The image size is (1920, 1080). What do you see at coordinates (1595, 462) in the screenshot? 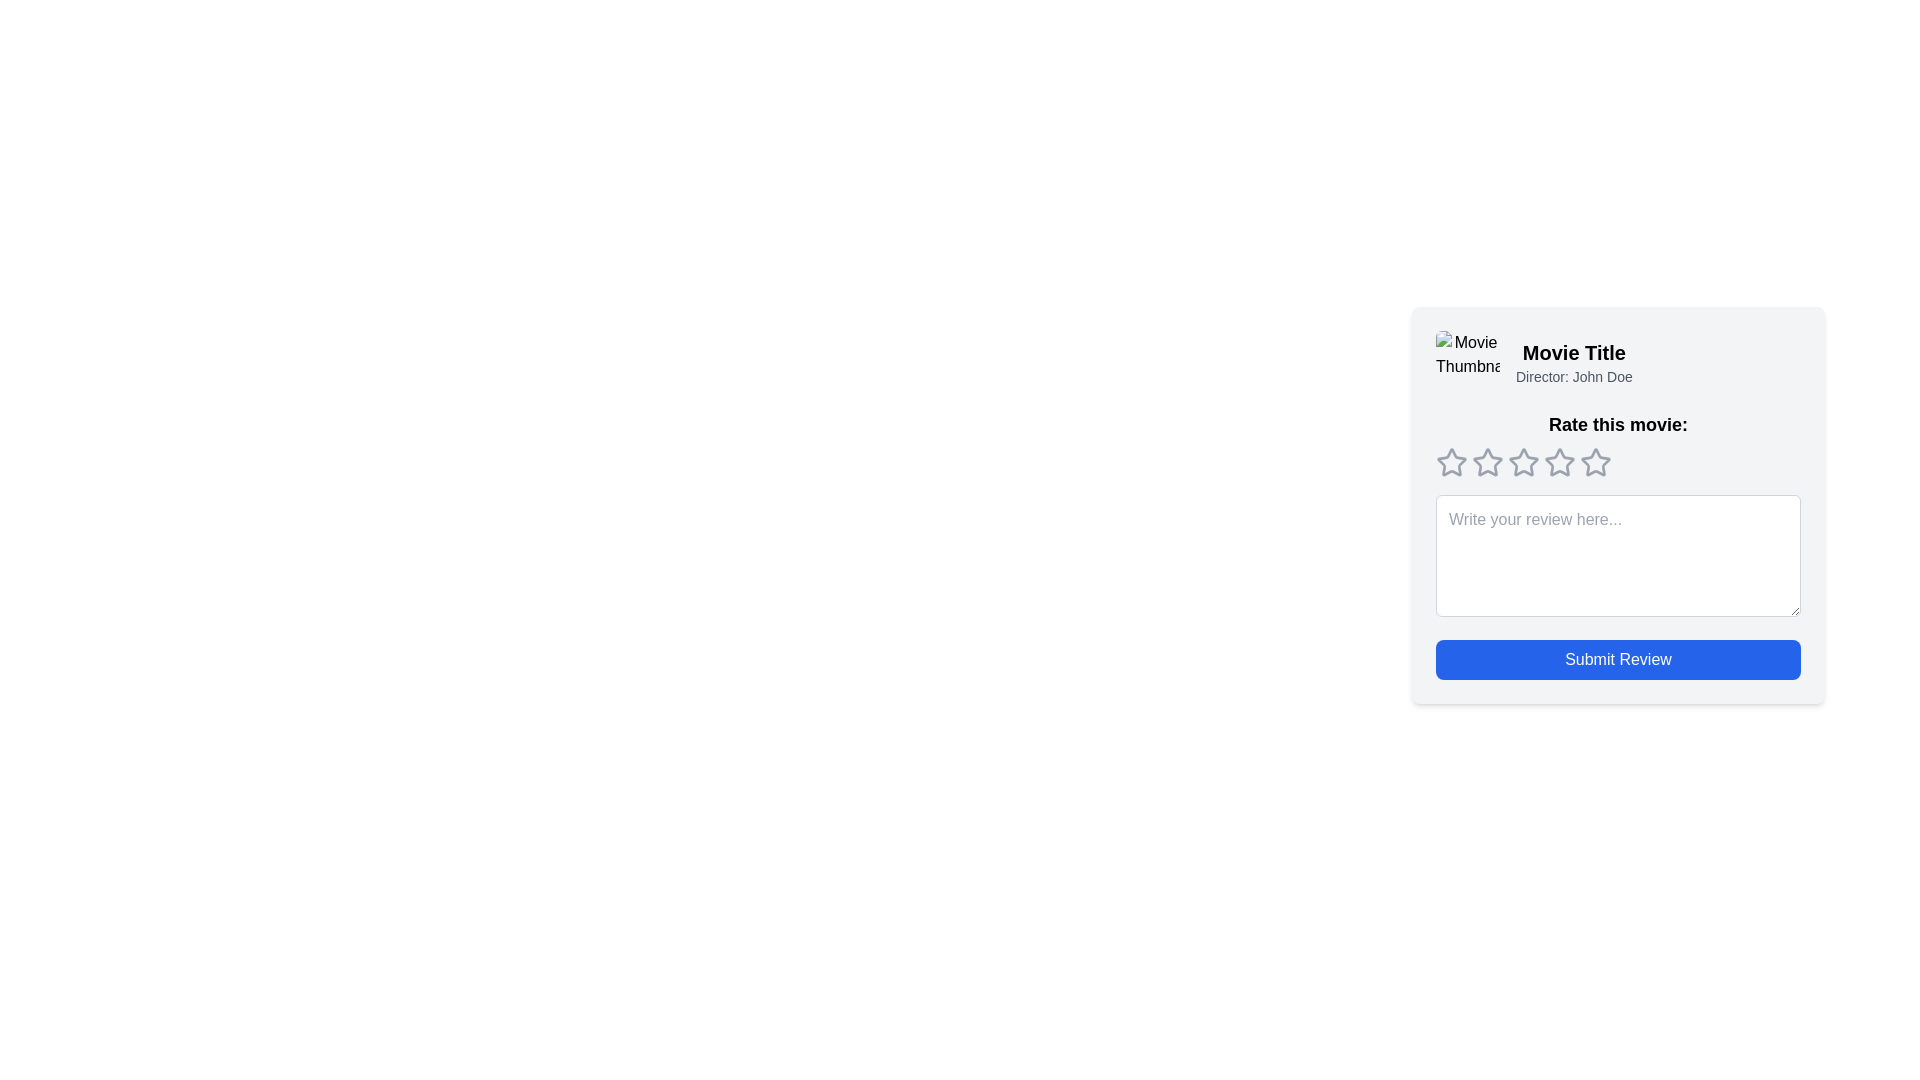
I see `the fourth star in the rating sequence, which changes color to yellow on interaction, located below the 'Rate this movie:' text` at bounding box center [1595, 462].